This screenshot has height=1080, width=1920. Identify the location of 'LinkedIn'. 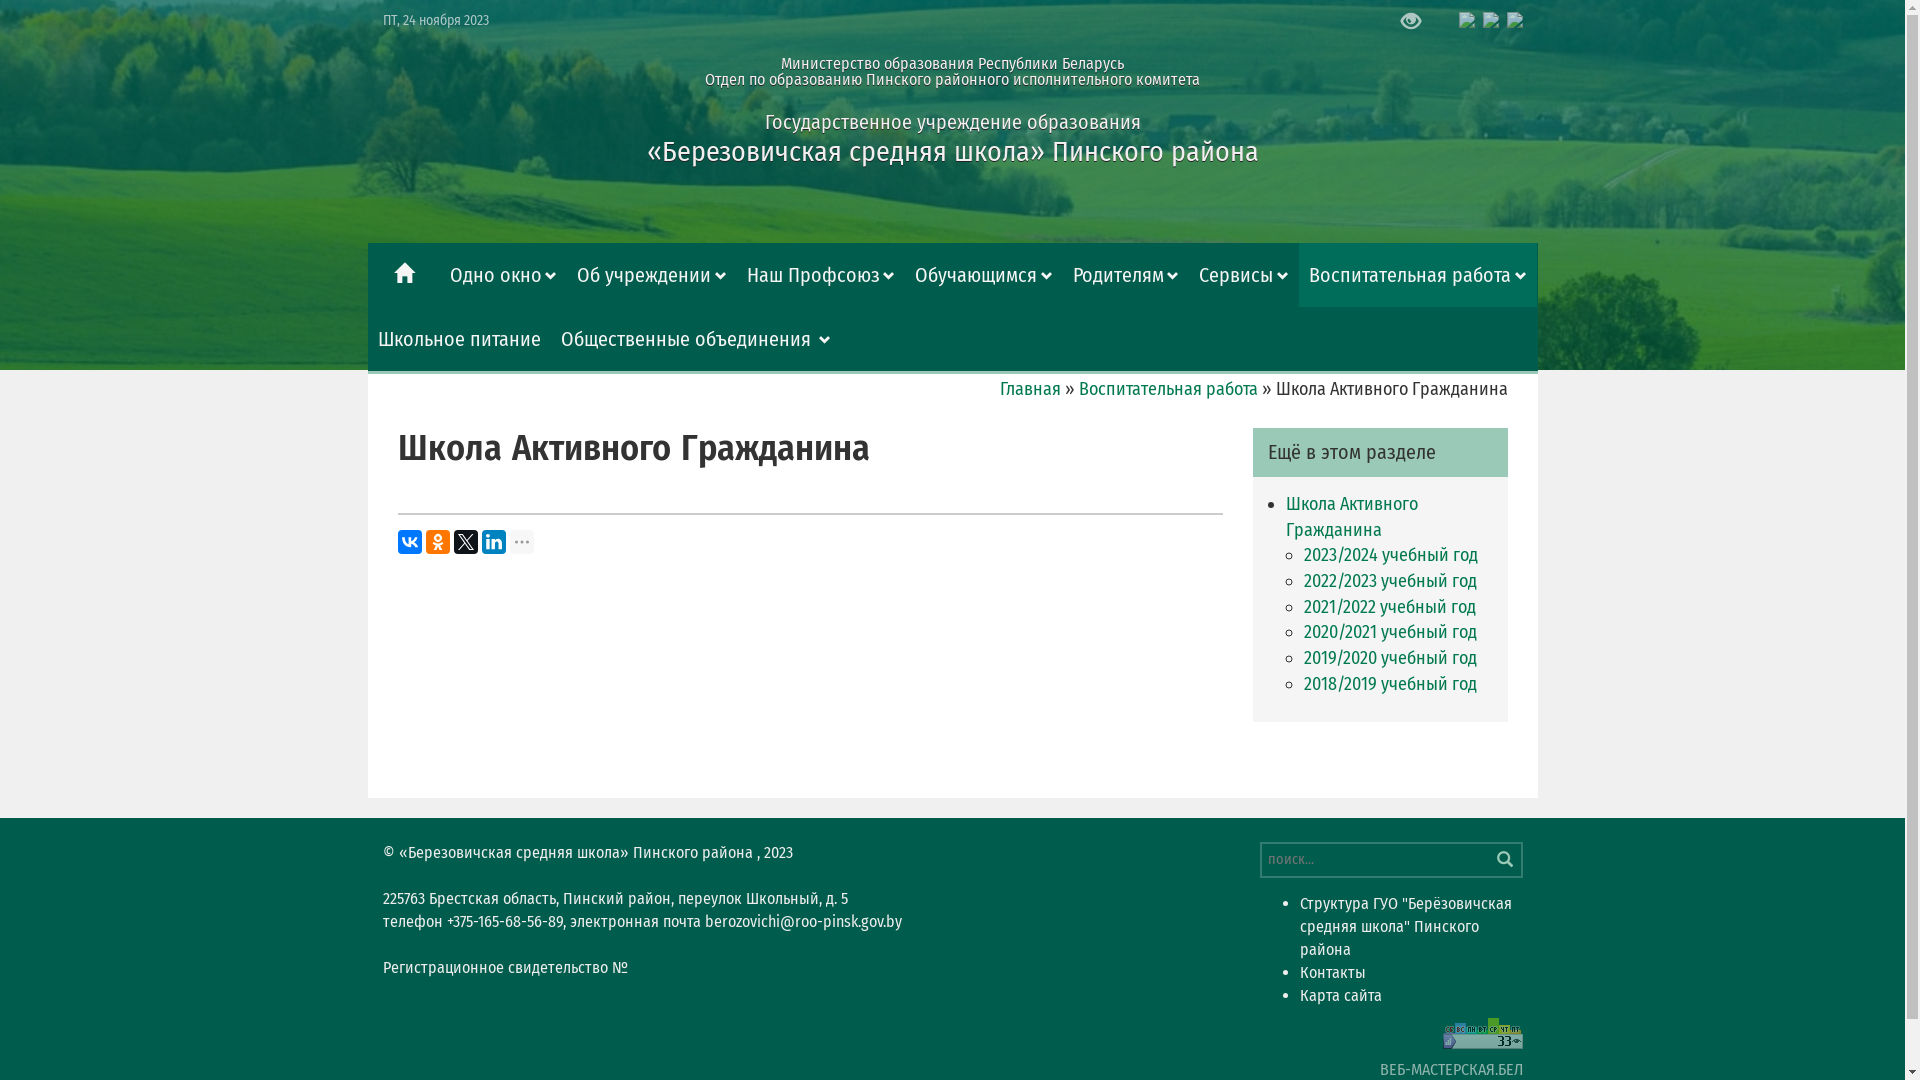
(481, 542).